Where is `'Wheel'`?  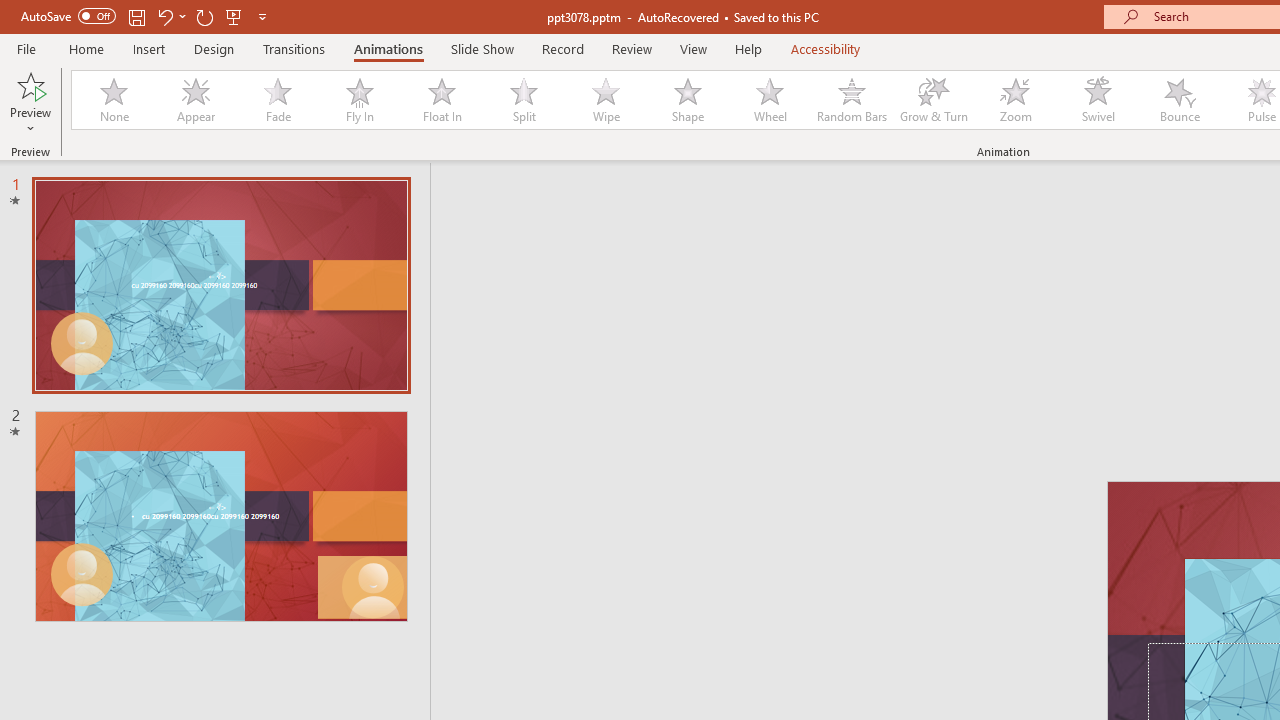 'Wheel' is located at coordinates (769, 100).